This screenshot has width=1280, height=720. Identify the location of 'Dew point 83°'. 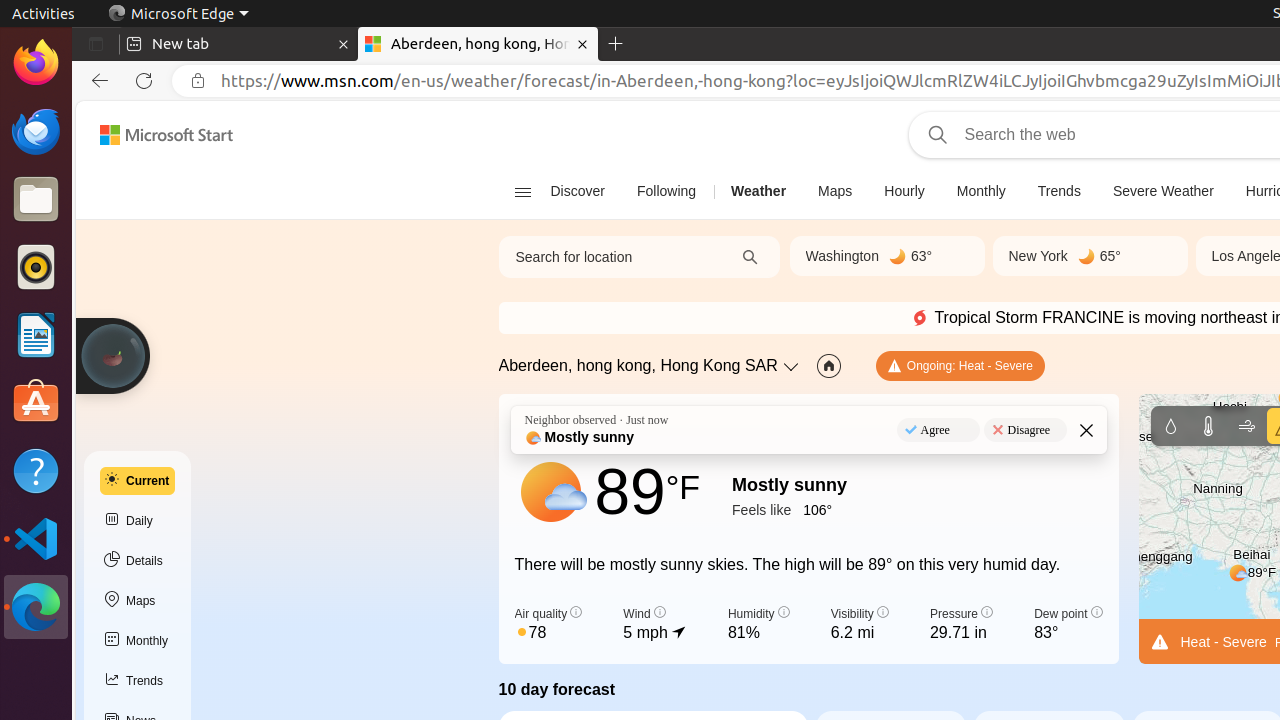
(1067, 624).